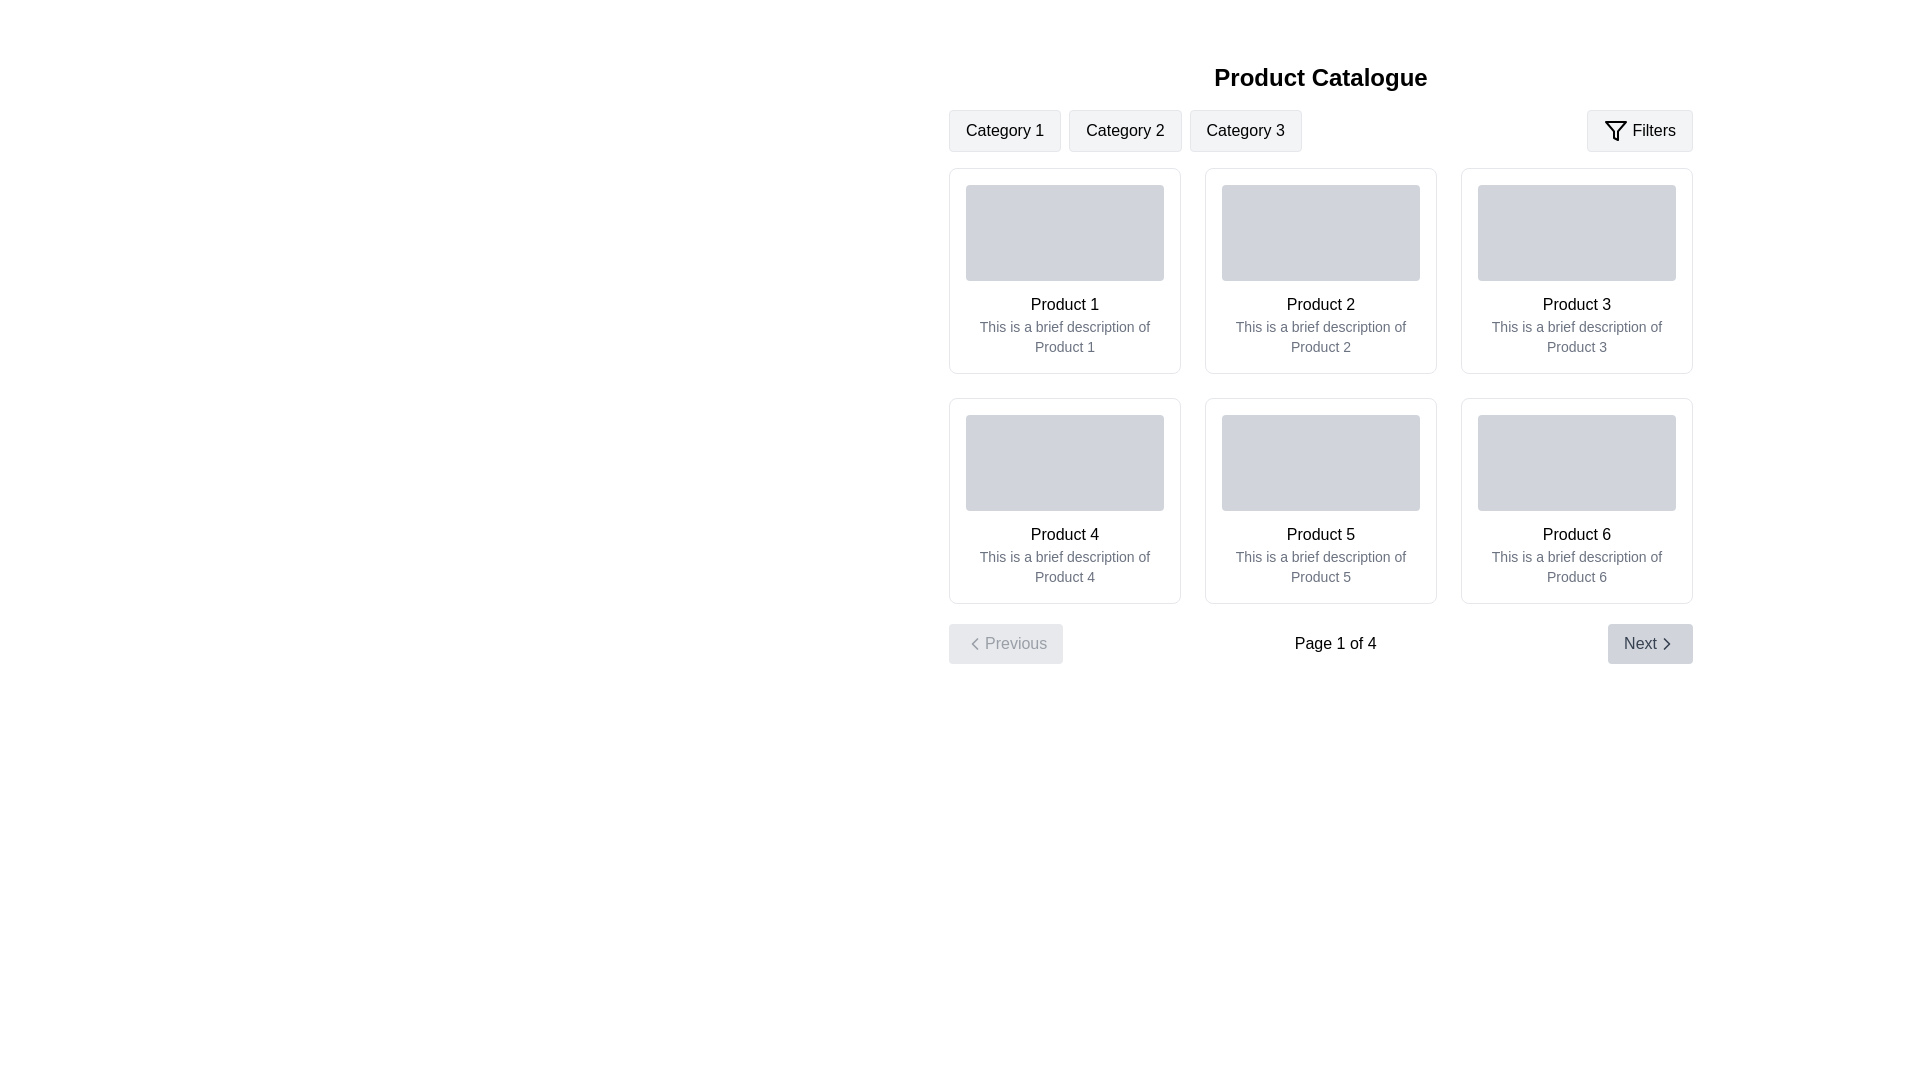 Image resolution: width=1920 pixels, height=1080 pixels. I want to click on product's name and description from the first card in the top left corner of the grid, which provides information about the product, so click(1064, 270).